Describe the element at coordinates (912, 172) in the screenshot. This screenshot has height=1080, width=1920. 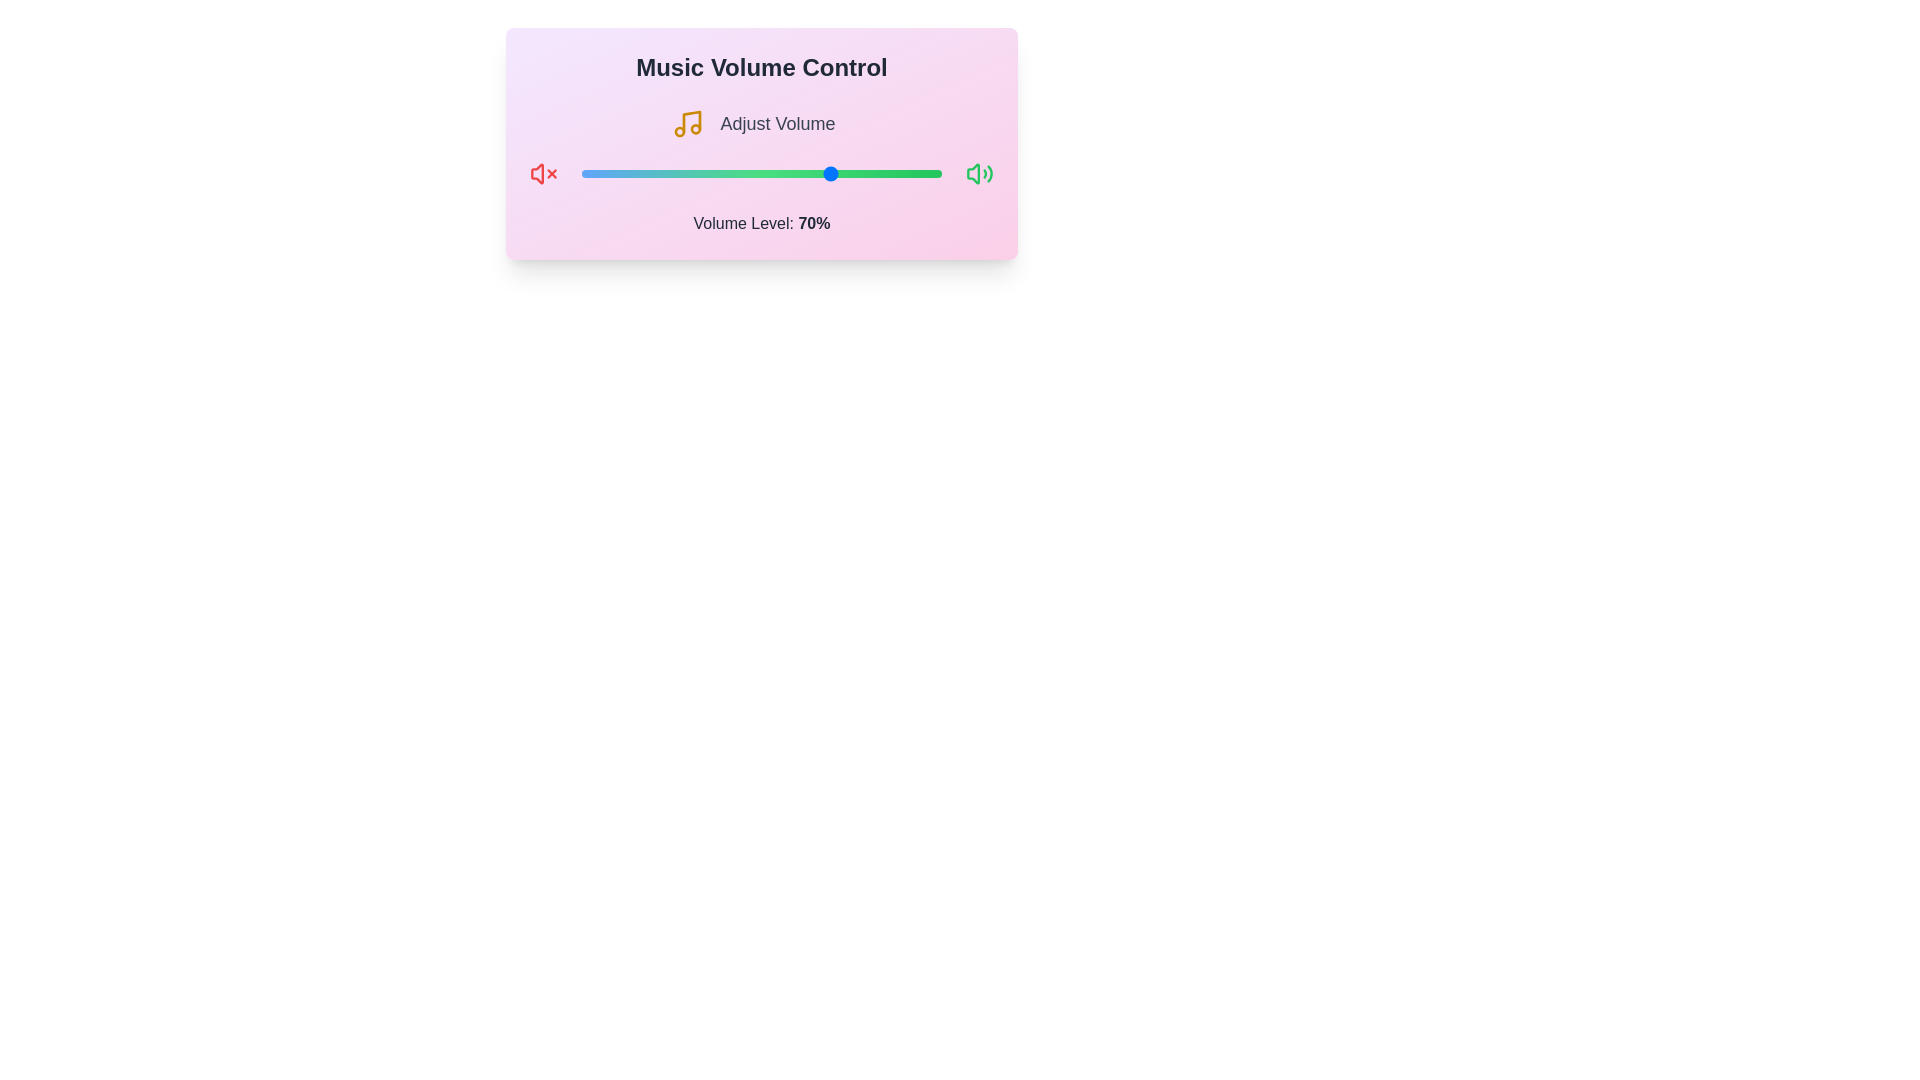
I see `the volume slider to 92%` at that location.